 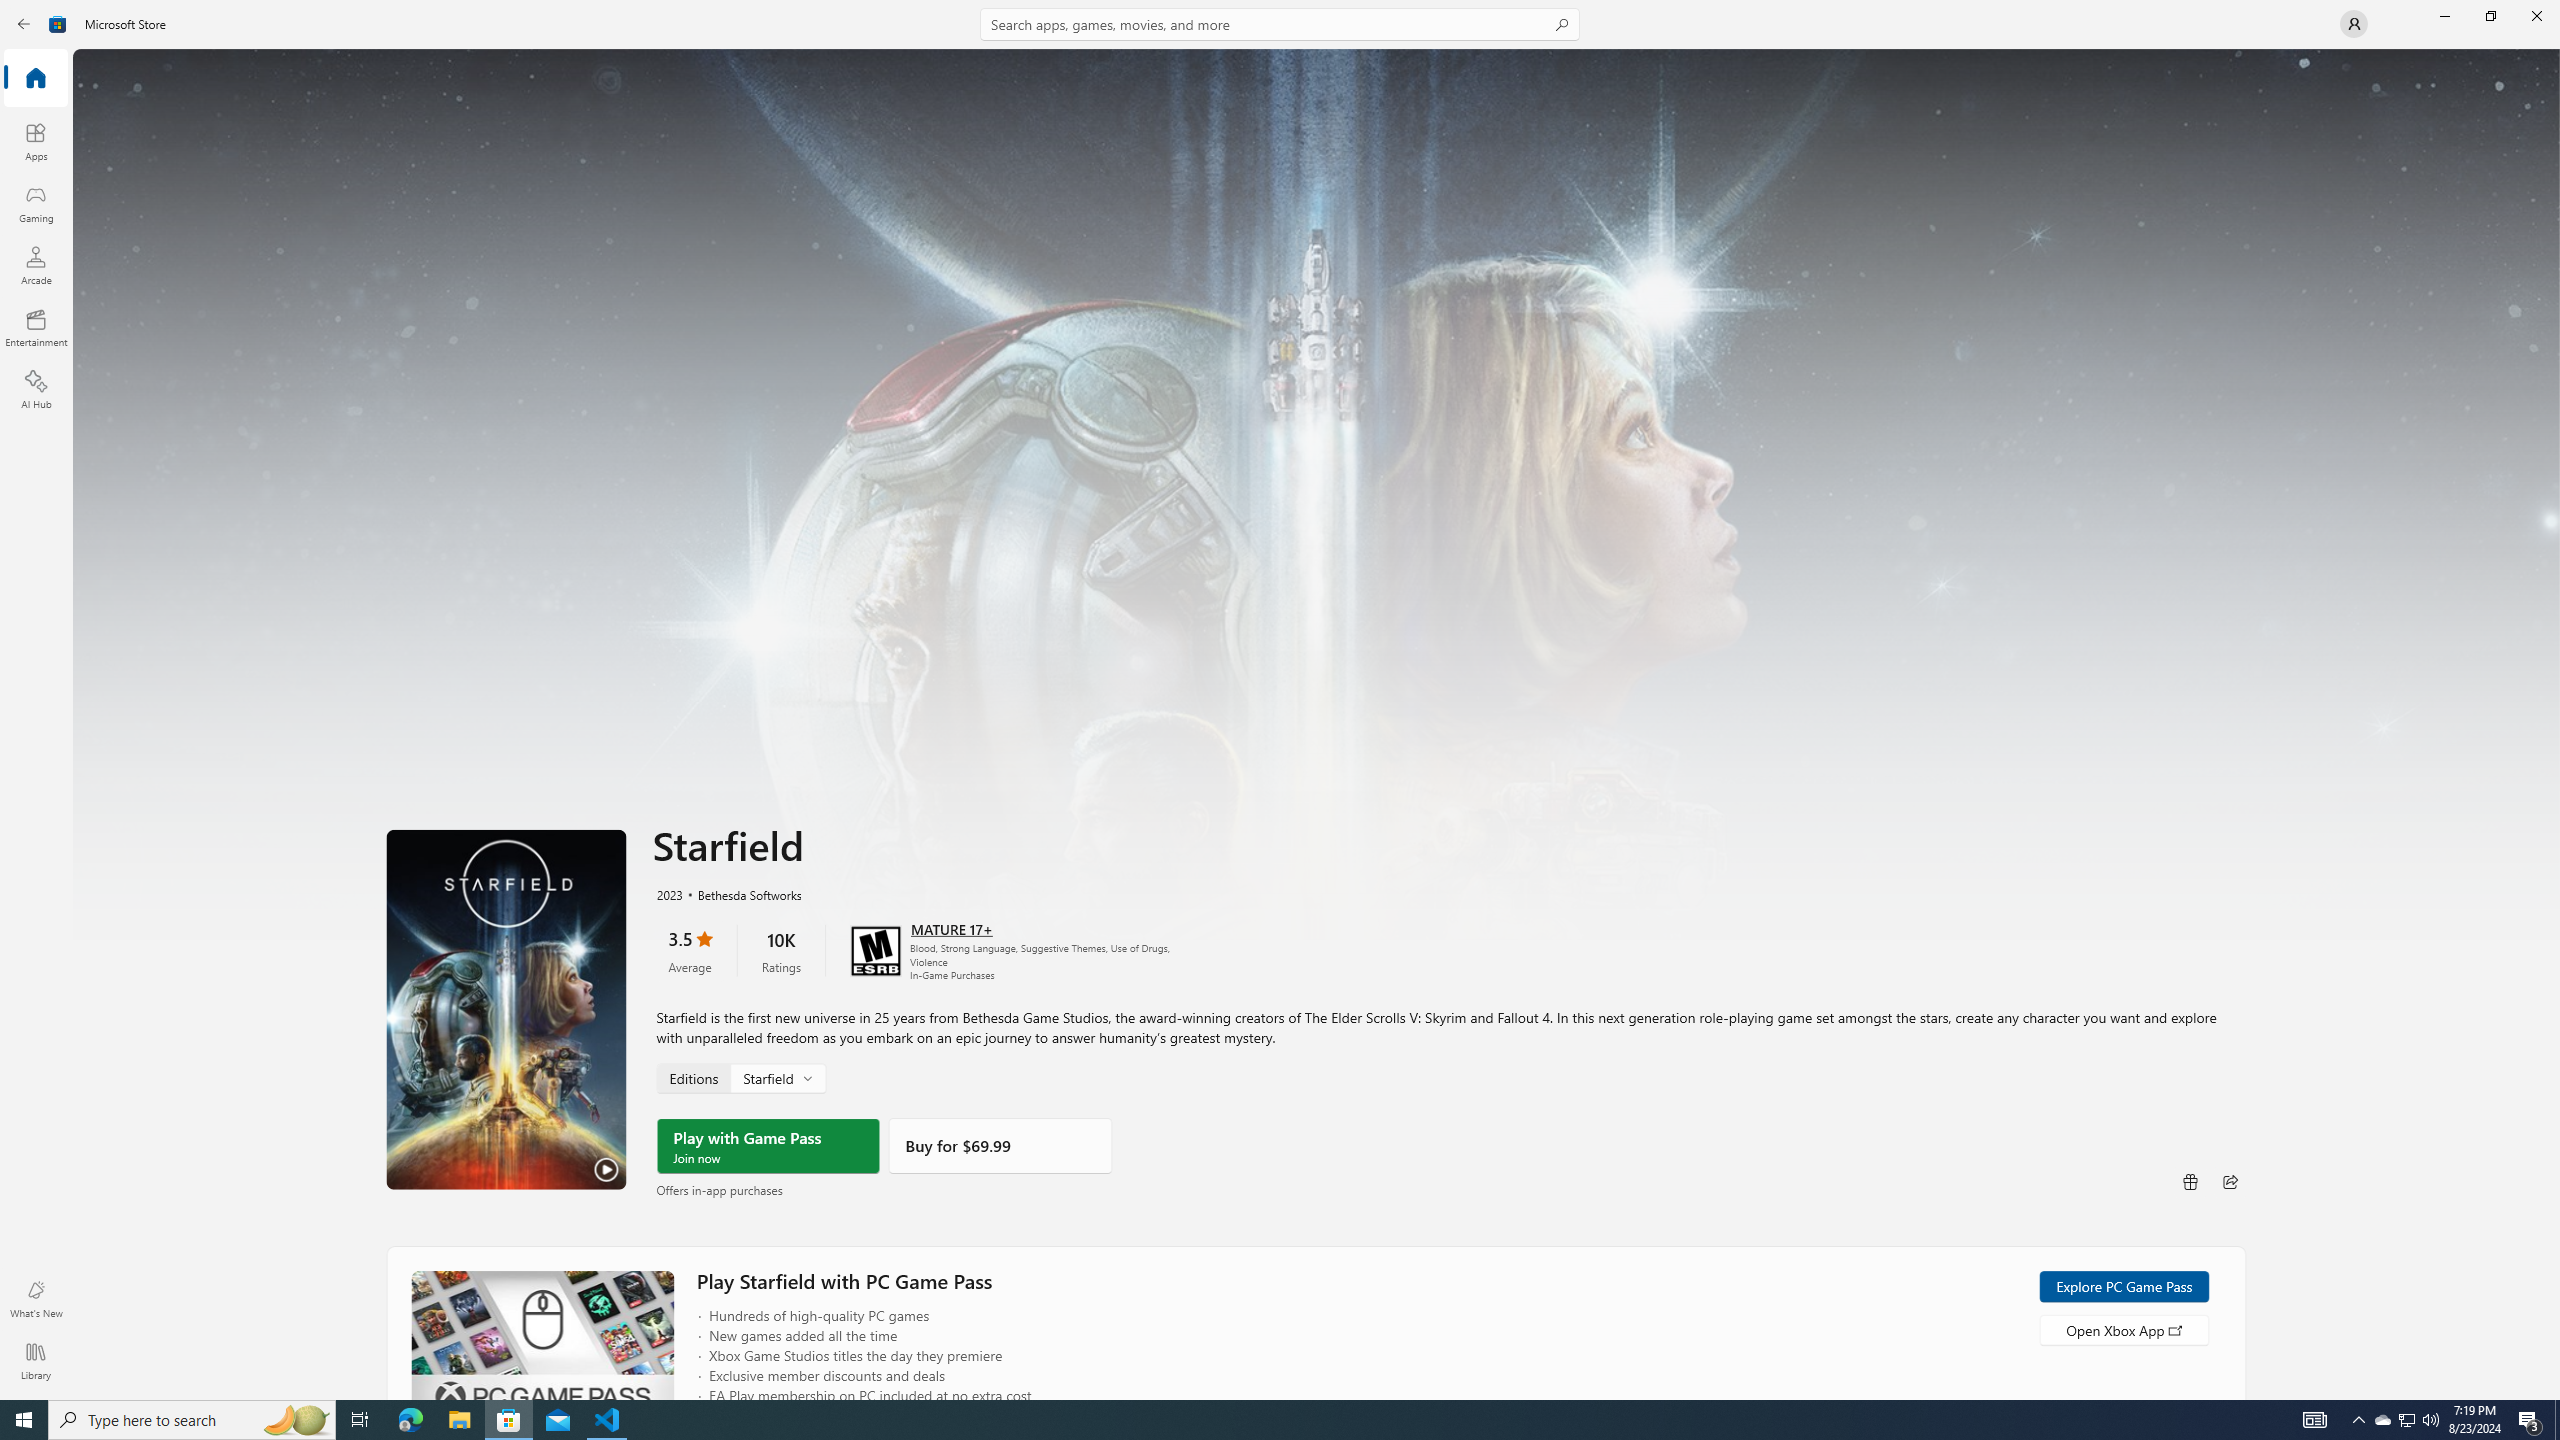 I want to click on 'Home', so click(x=34, y=78).